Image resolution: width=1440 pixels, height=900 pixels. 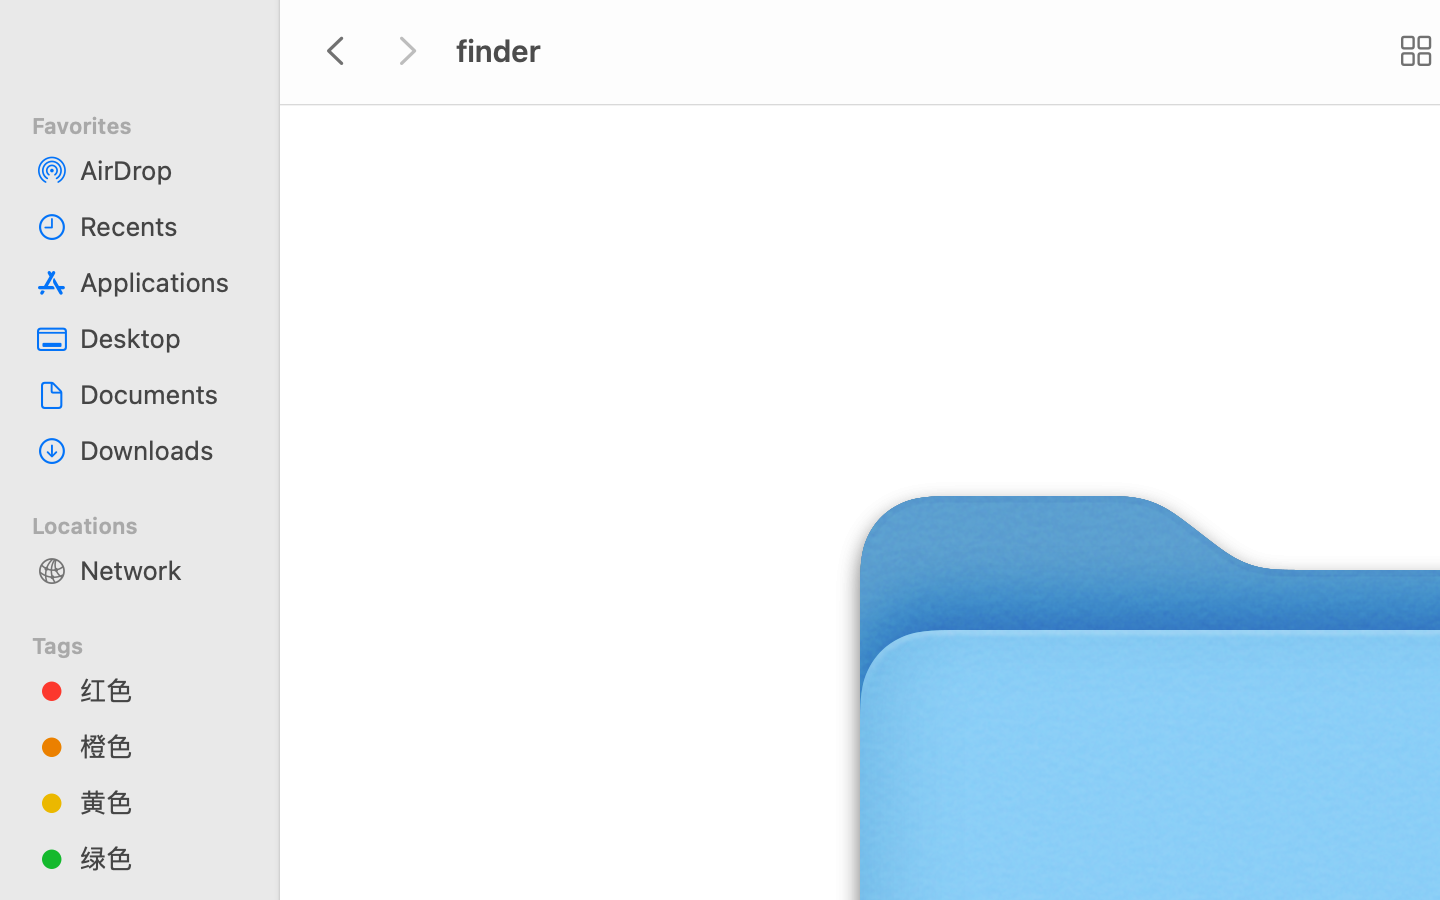 I want to click on 'Locations', so click(x=150, y=521).